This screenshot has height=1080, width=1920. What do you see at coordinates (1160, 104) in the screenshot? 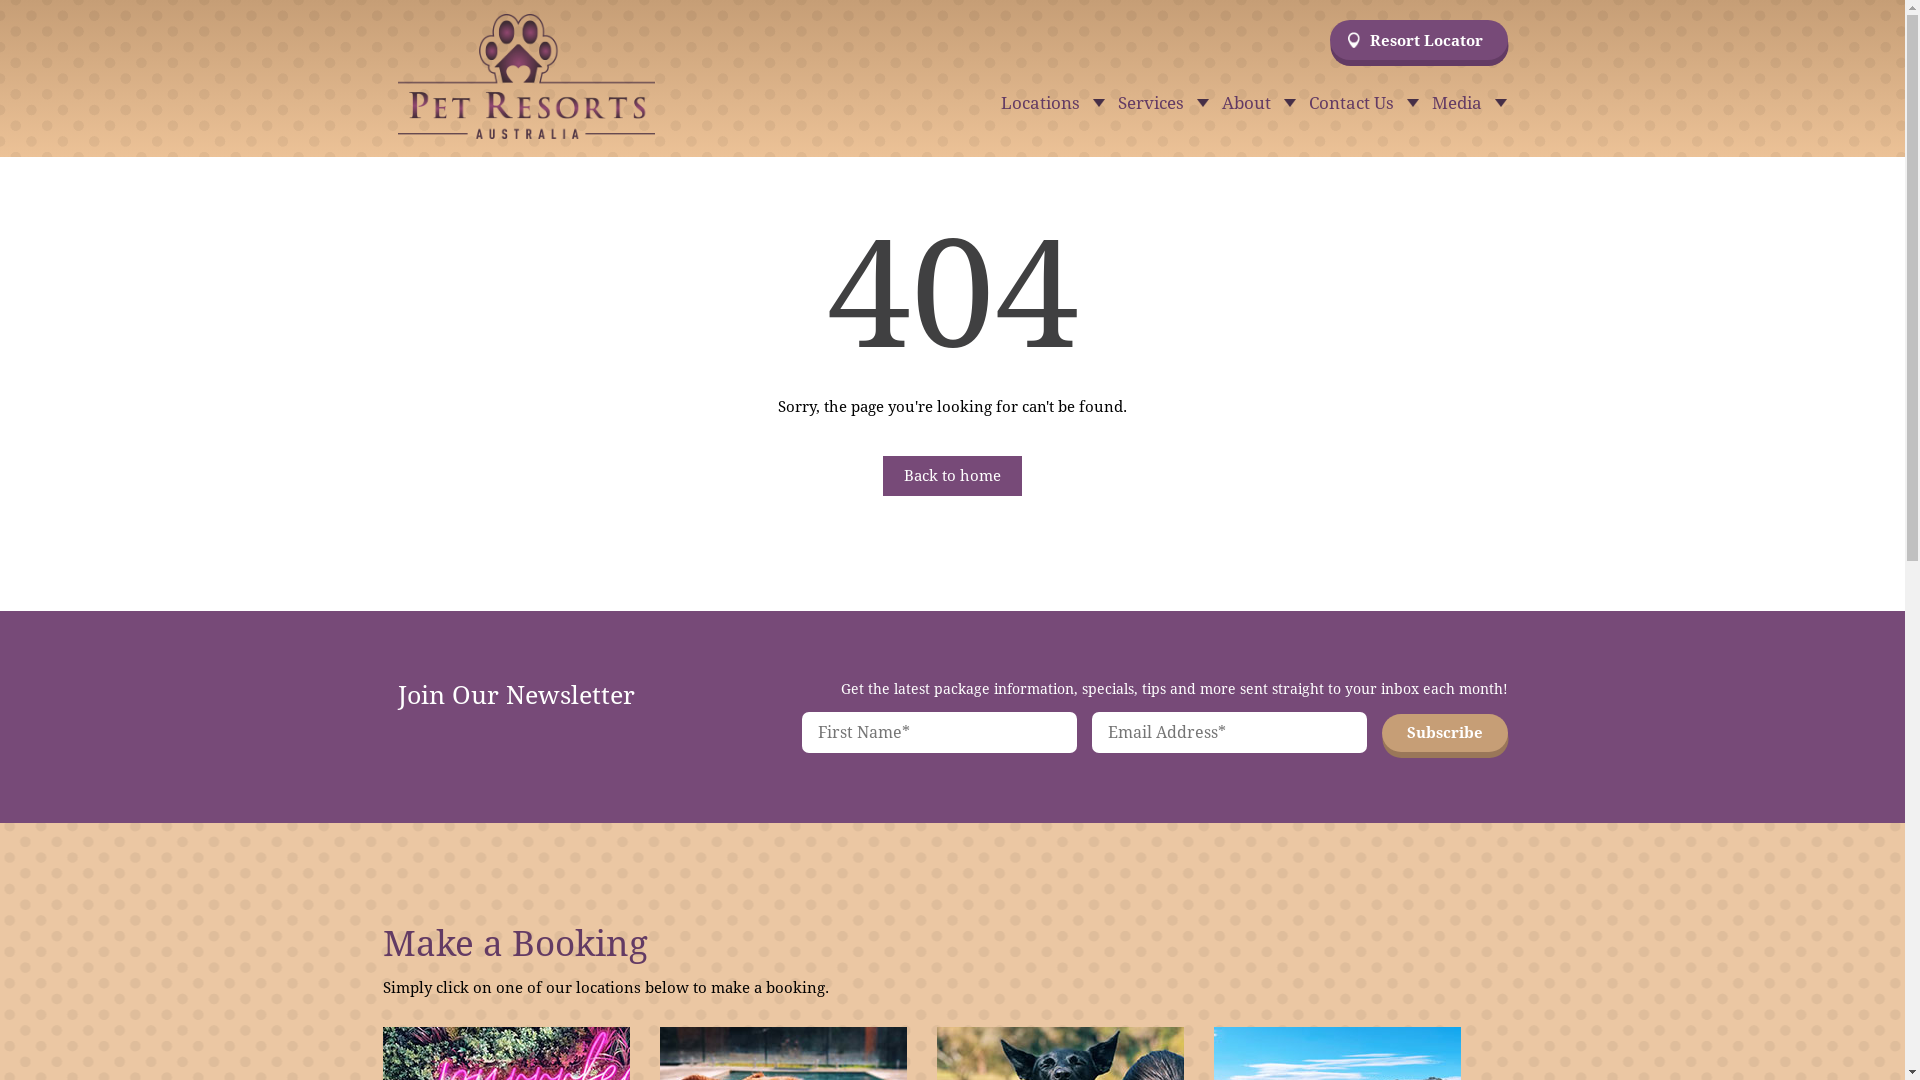
I see `'Services'` at bounding box center [1160, 104].